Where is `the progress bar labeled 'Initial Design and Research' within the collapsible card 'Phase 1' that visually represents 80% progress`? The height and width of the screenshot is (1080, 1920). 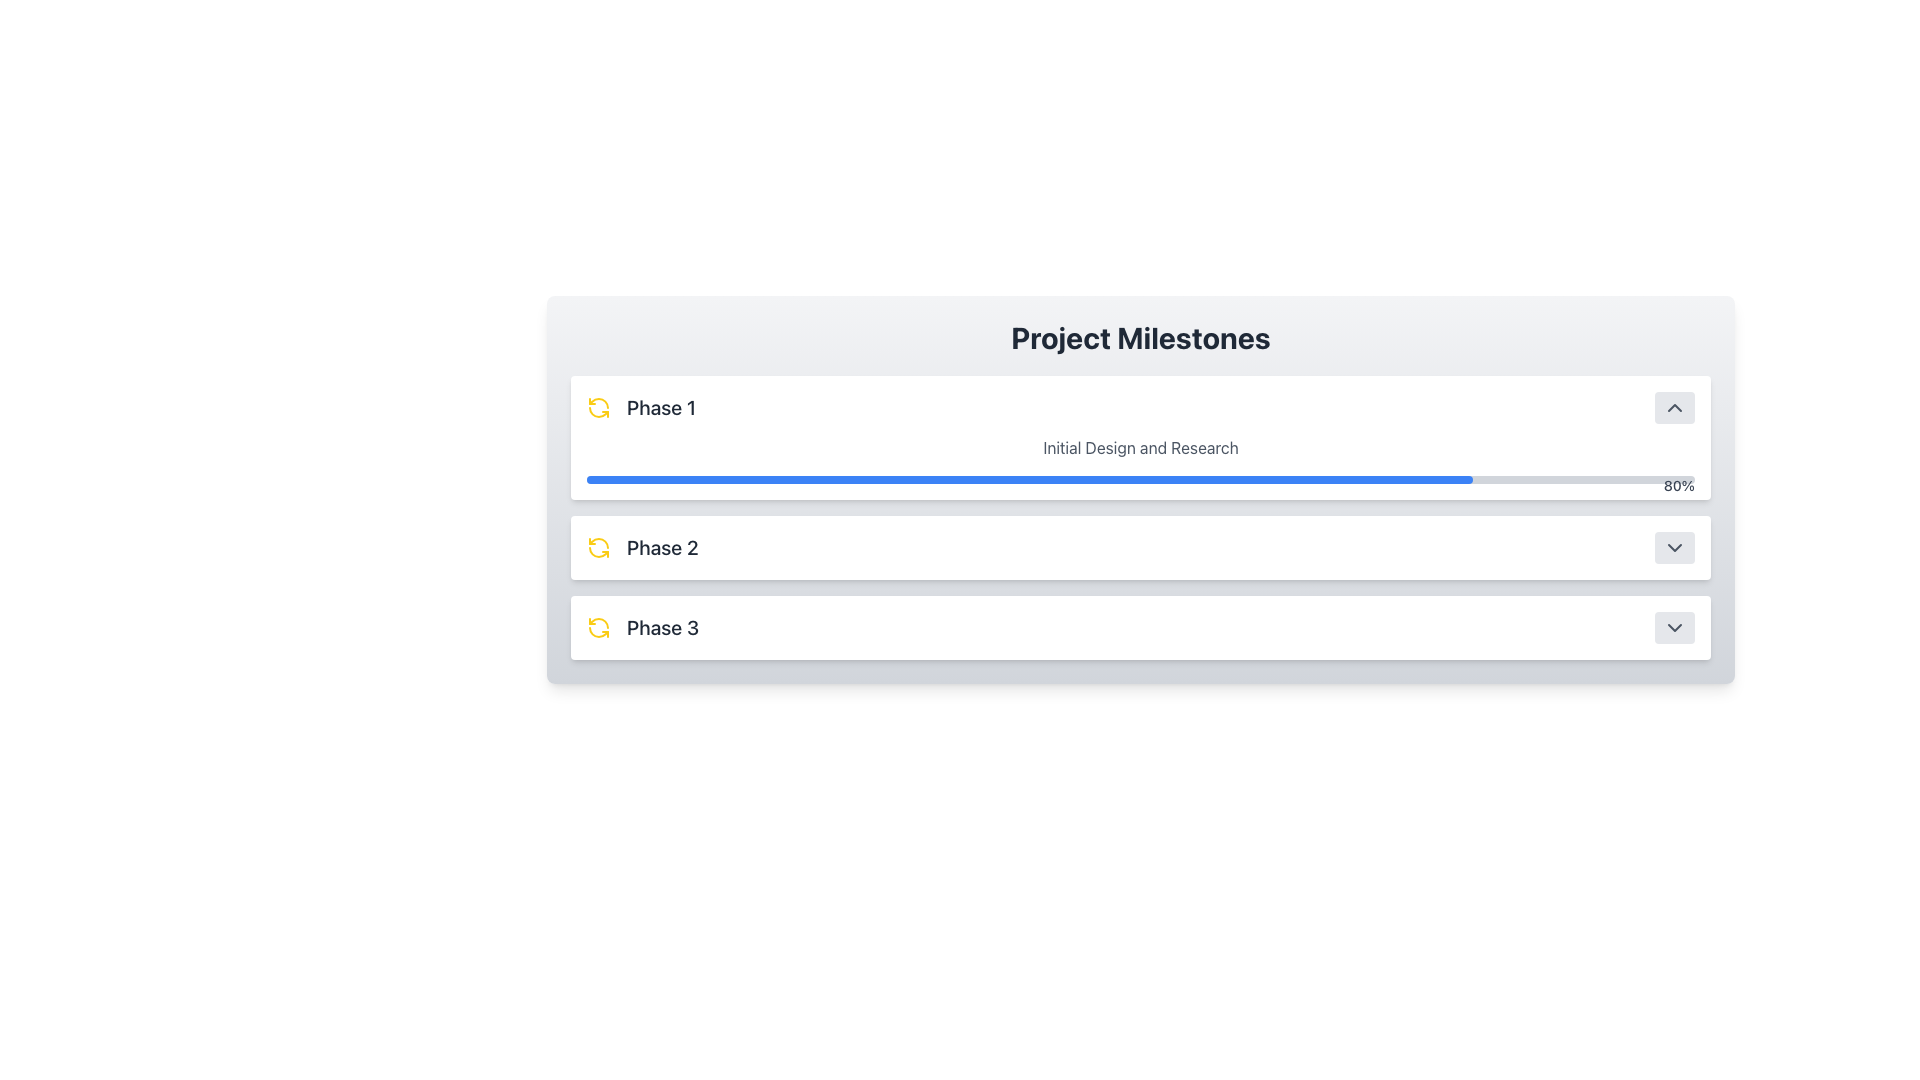
the progress bar labeled 'Initial Design and Research' within the collapsible card 'Phase 1' that visually represents 80% progress is located at coordinates (1141, 459).